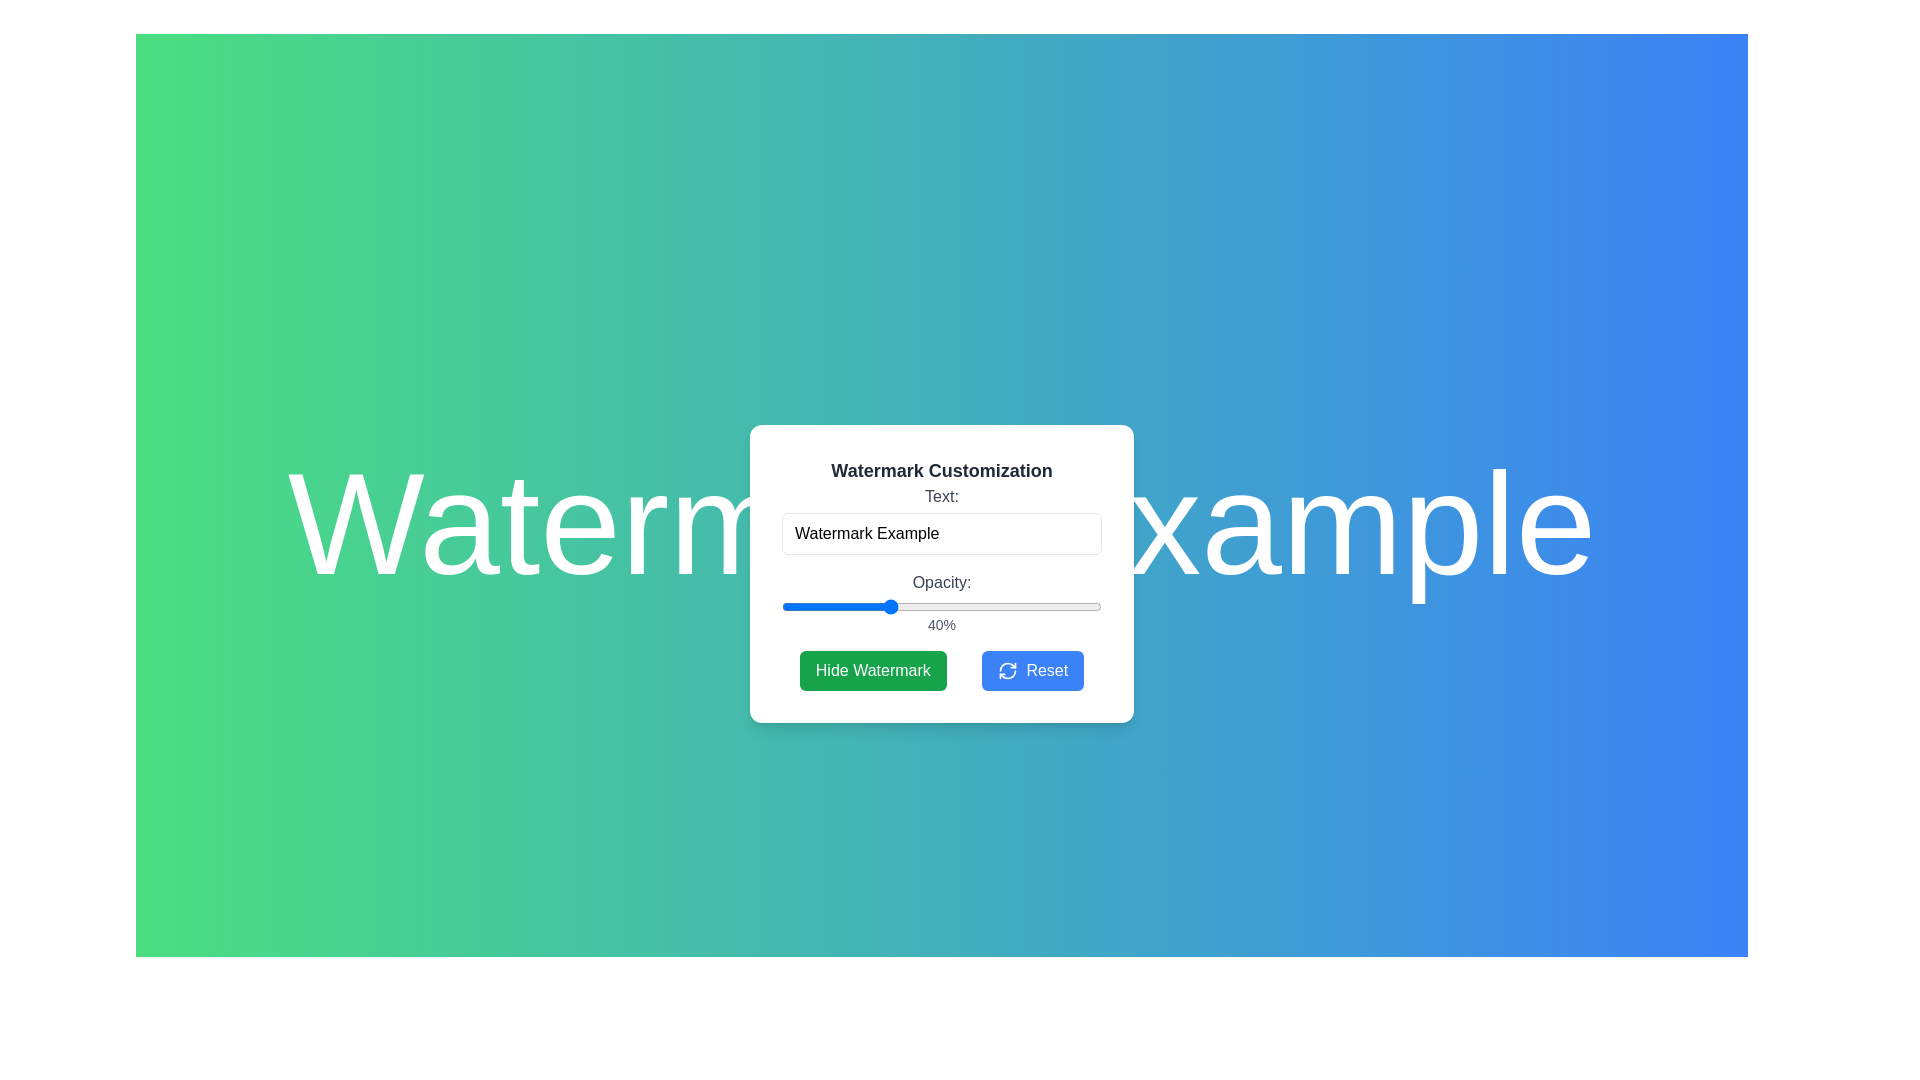  Describe the element at coordinates (977, 605) in the screenshot. I see `opacity` at that location.